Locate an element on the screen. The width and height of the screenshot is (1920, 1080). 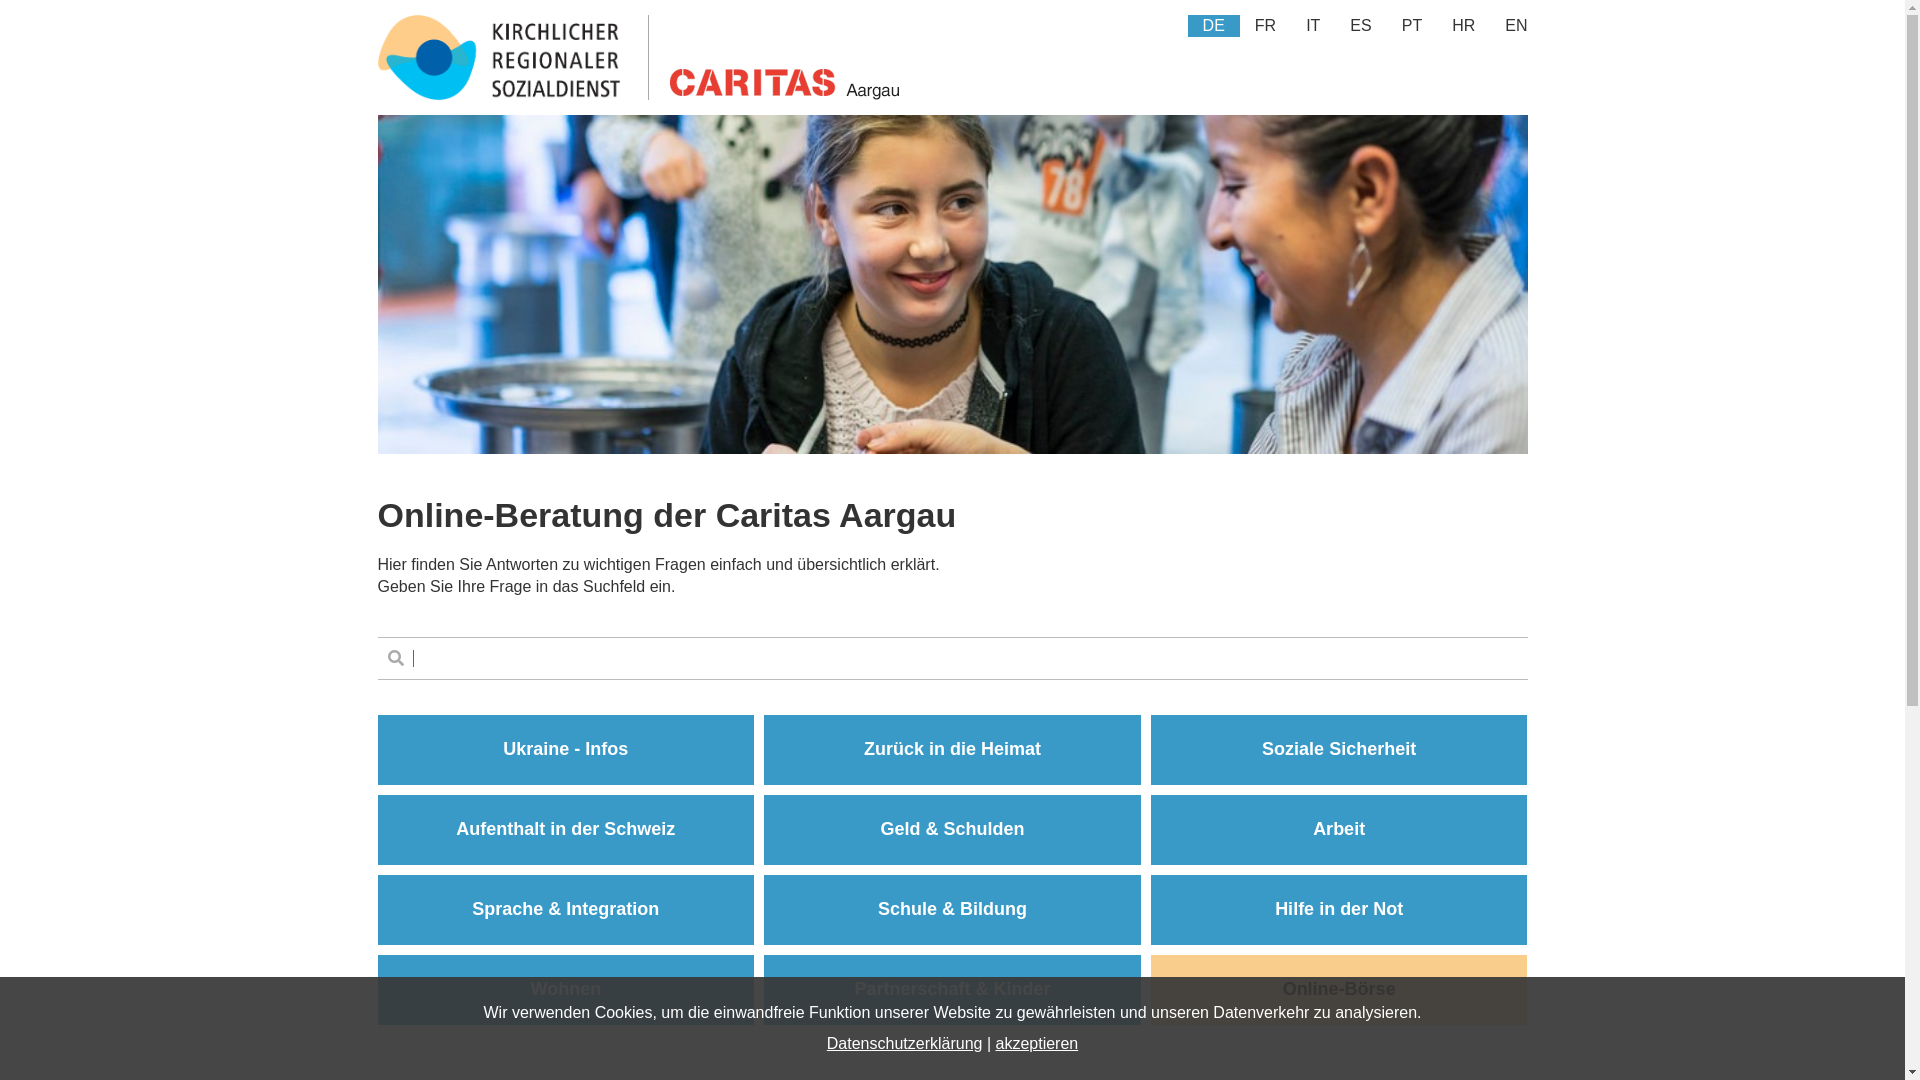
'EN' is located at coordinates (1516, 26).